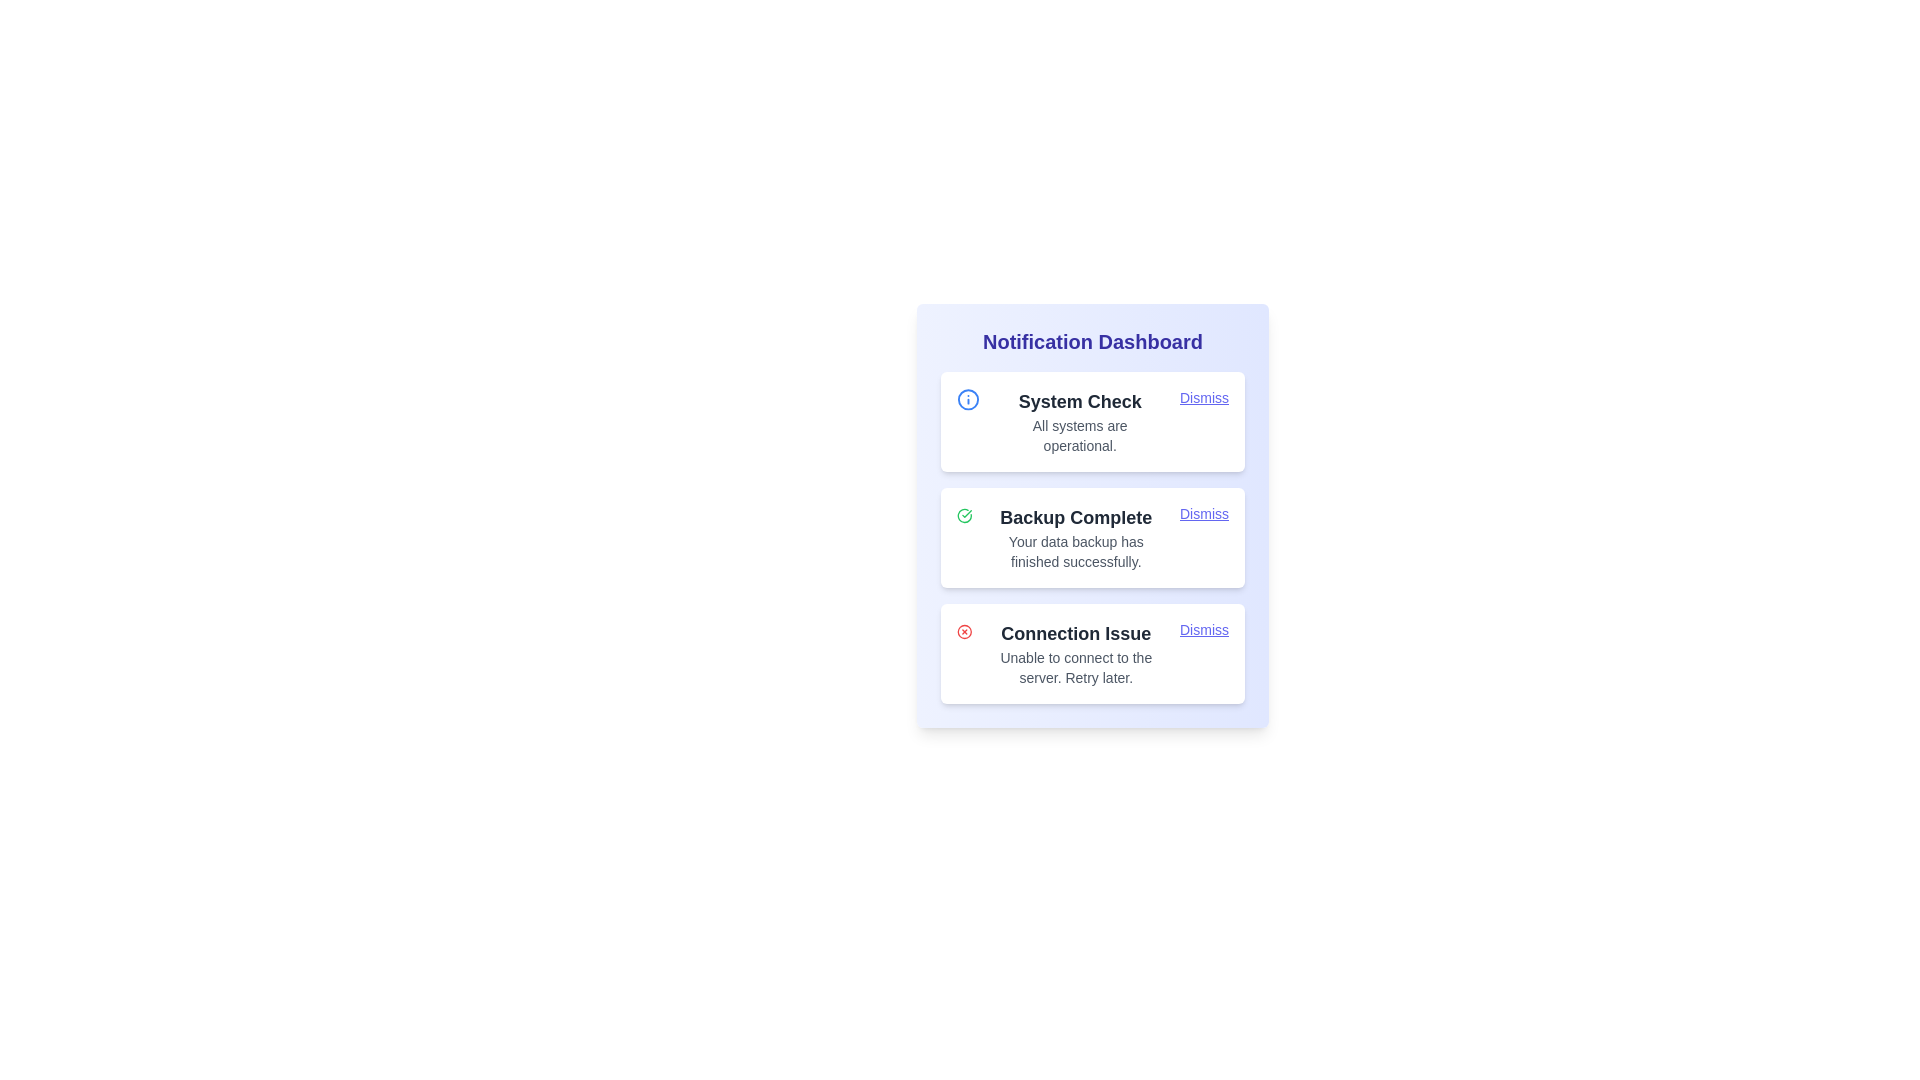 This screenshot has width=1920, height=1080. Describe the element at coordinates (1075, 551) in the screenshot. I see `the text element that reads 'Your data backup has finished successfully.' positioned directly underneath the 'Backup Complete' header` at that location.